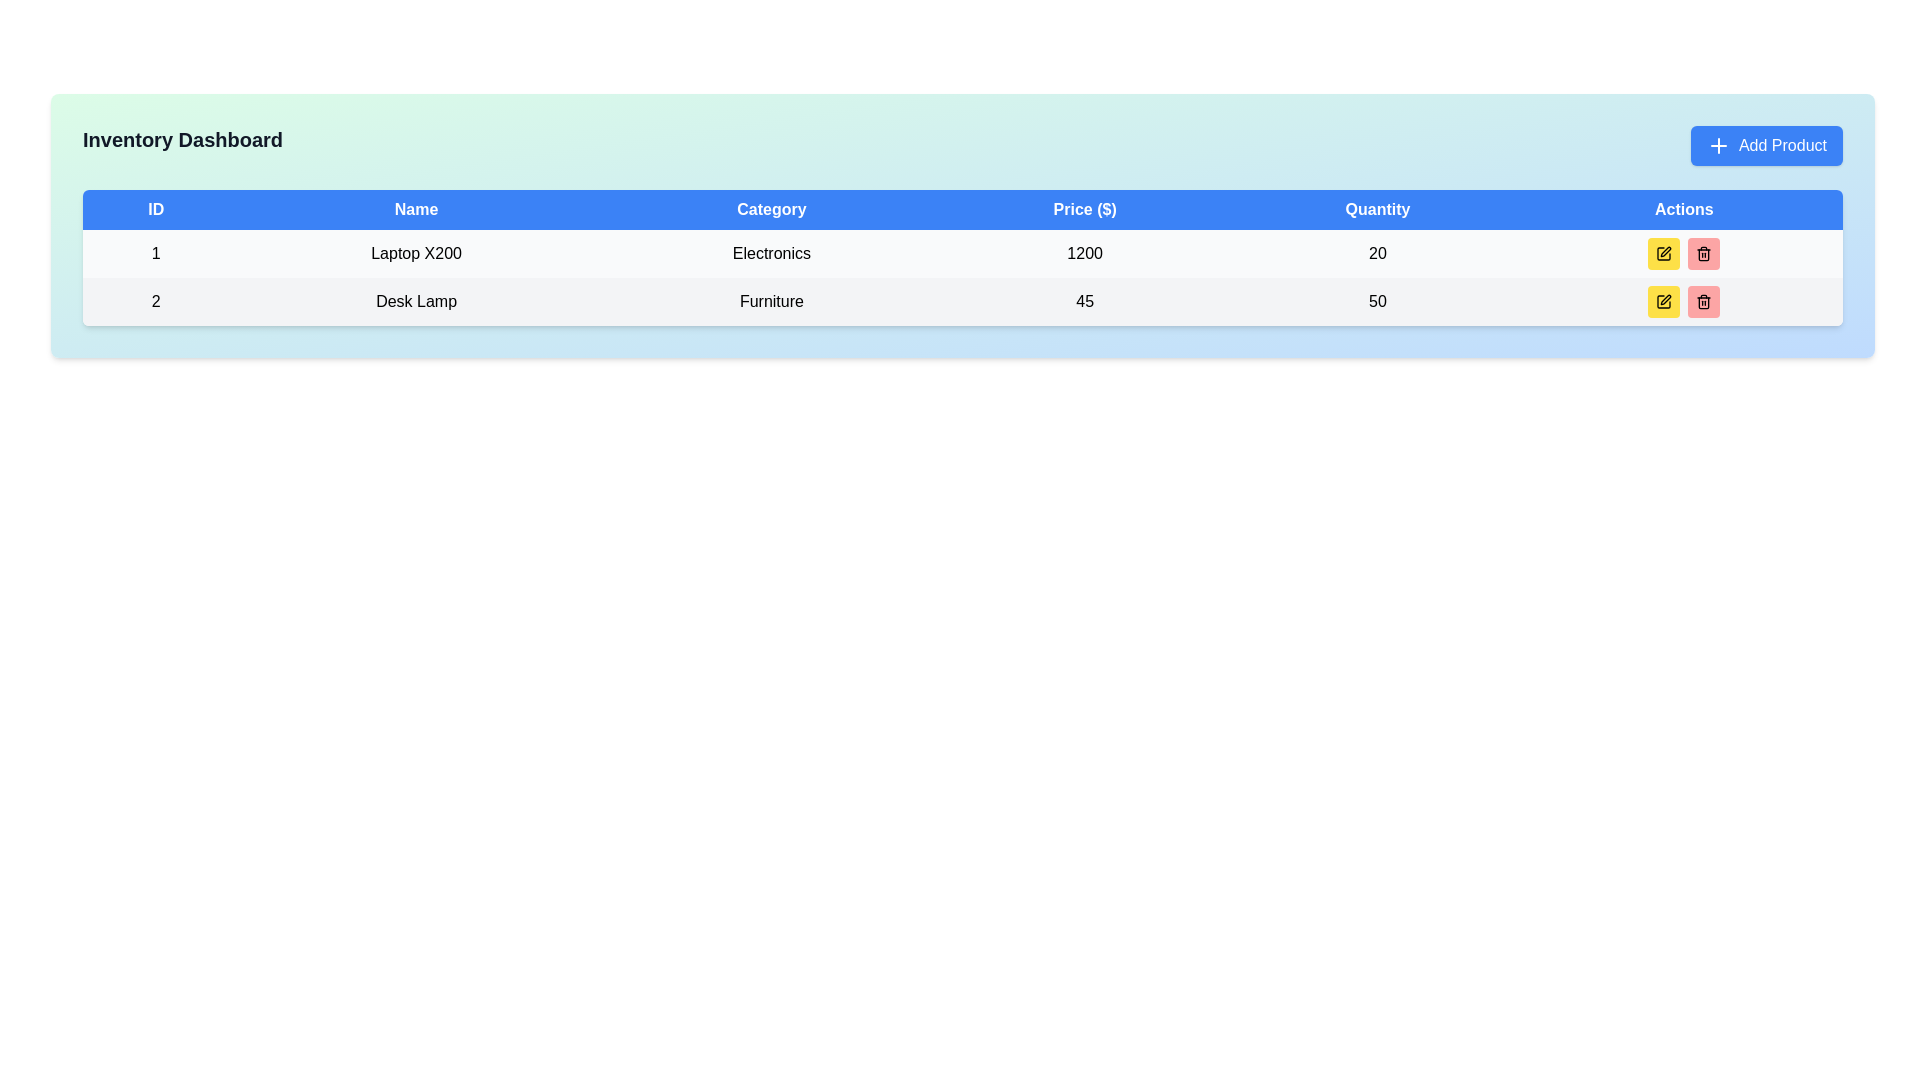 The height and width of the screenshot is (1080, 1920). Describe the element at coordinates (1766, 145) in the screenshot. I see `the 'Add Product' button, which is a rectangular button with a blue background and white text, located` at that location.